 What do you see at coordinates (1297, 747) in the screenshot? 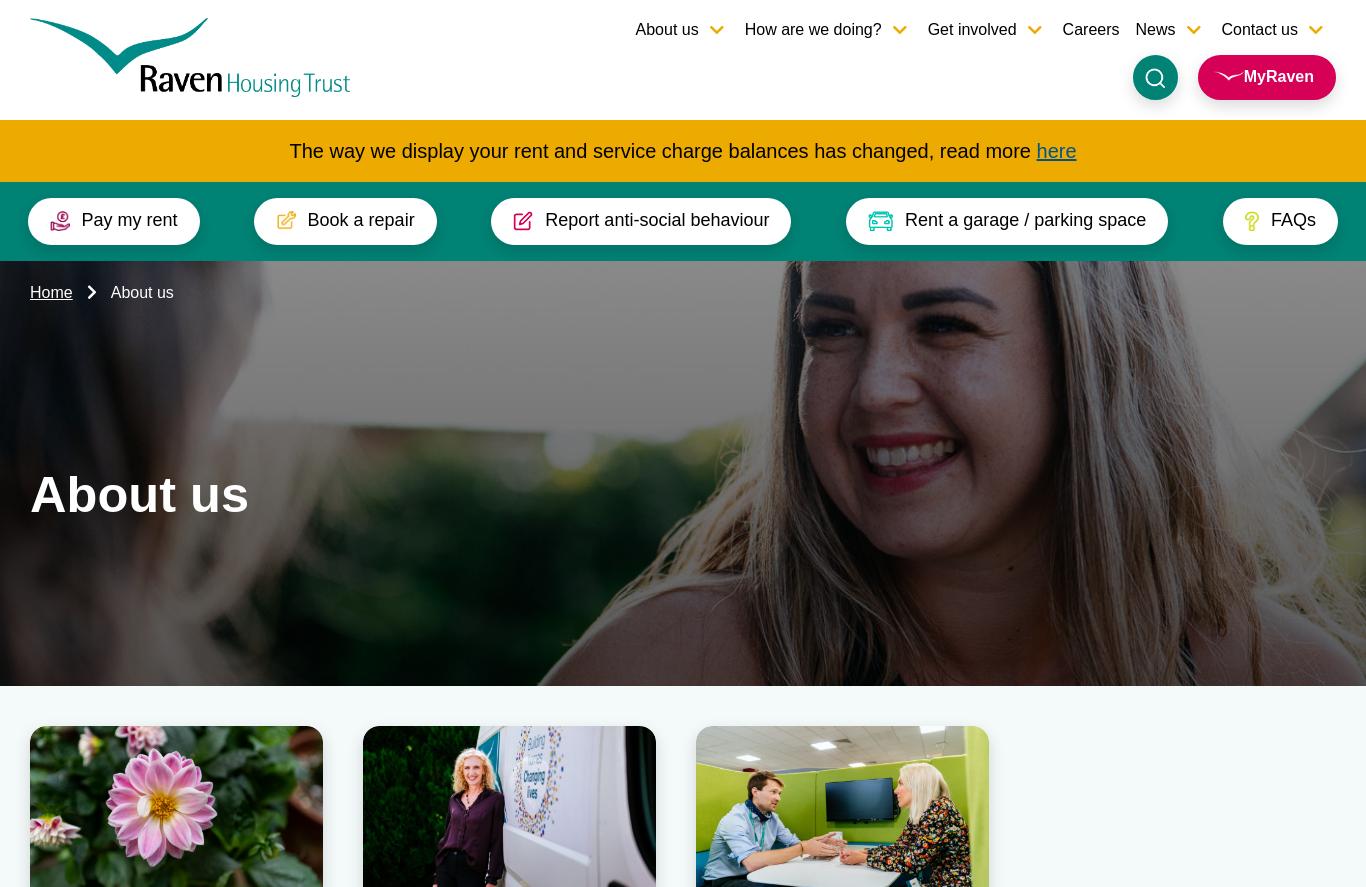
I see `'Sitemap'` at bounding box center [1297, 747].